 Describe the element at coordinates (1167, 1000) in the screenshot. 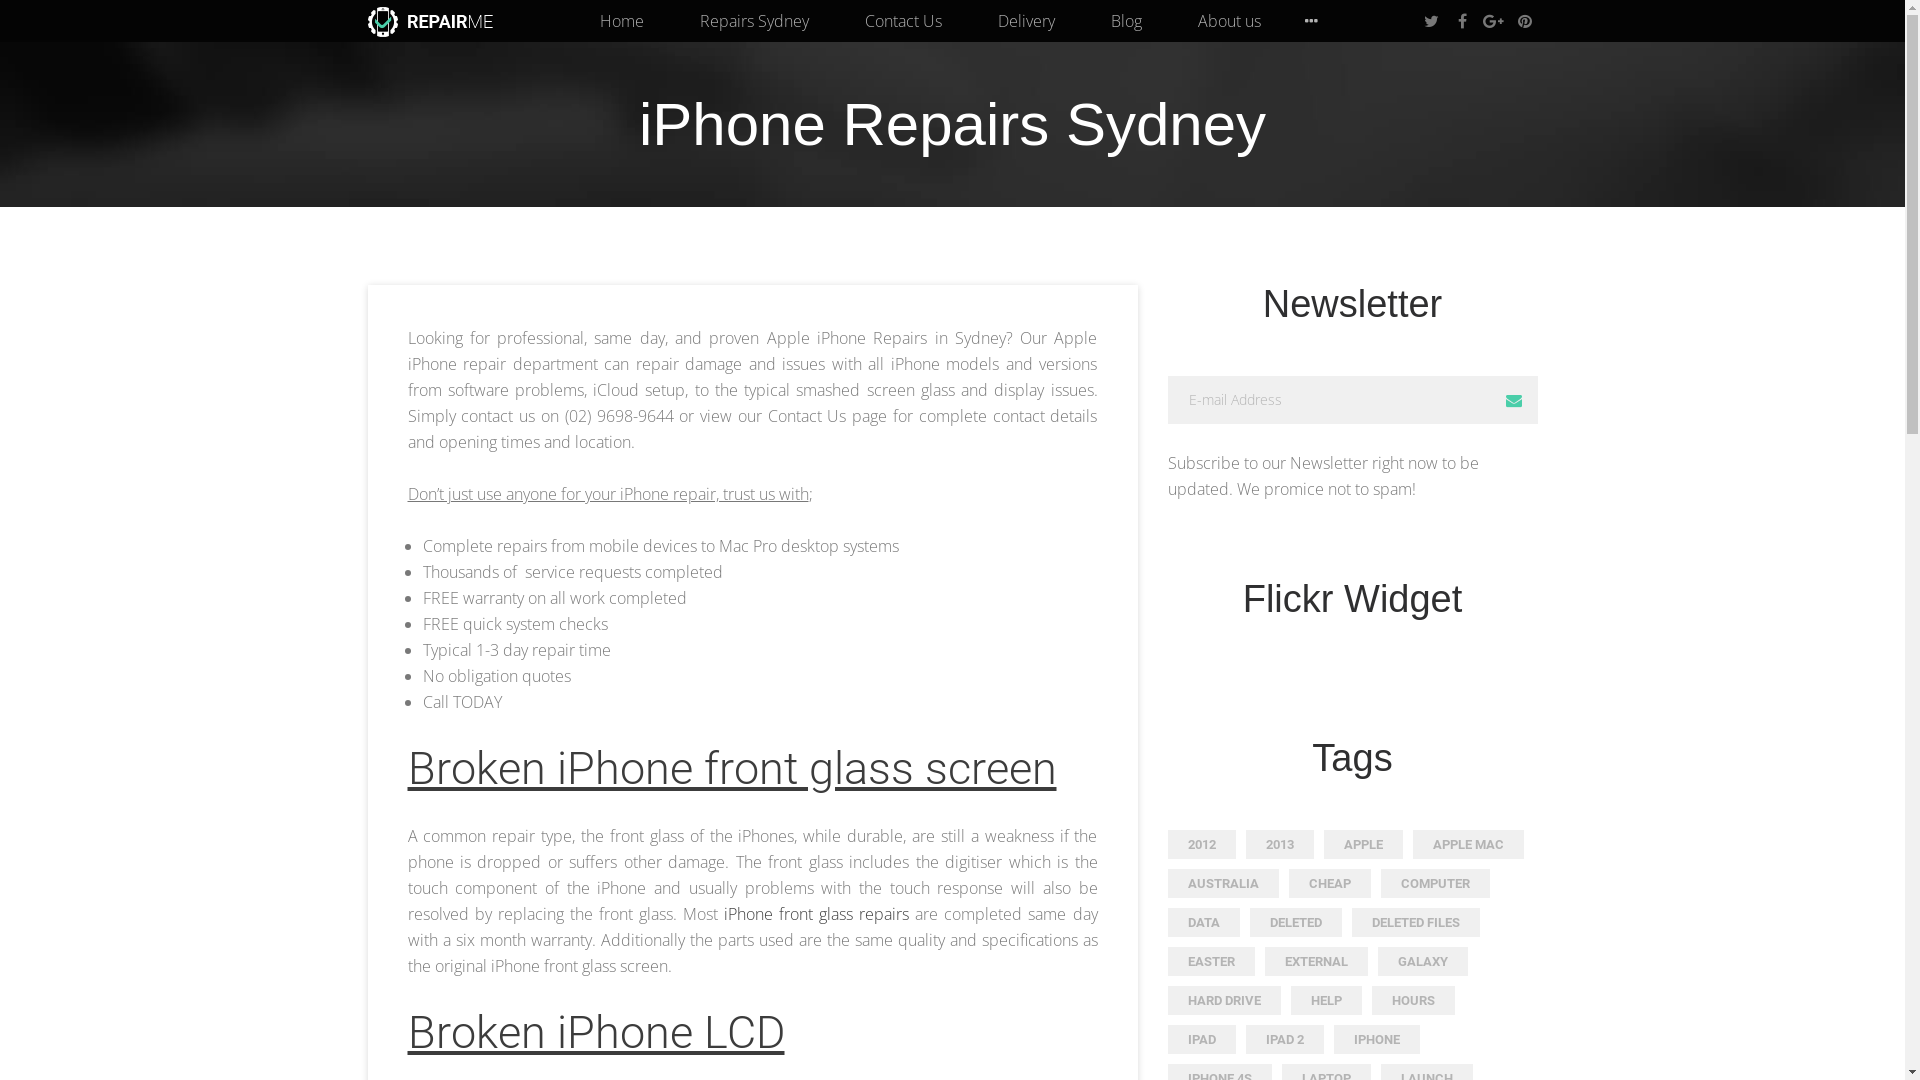

I see `'HARD DRIVE'` at that location.